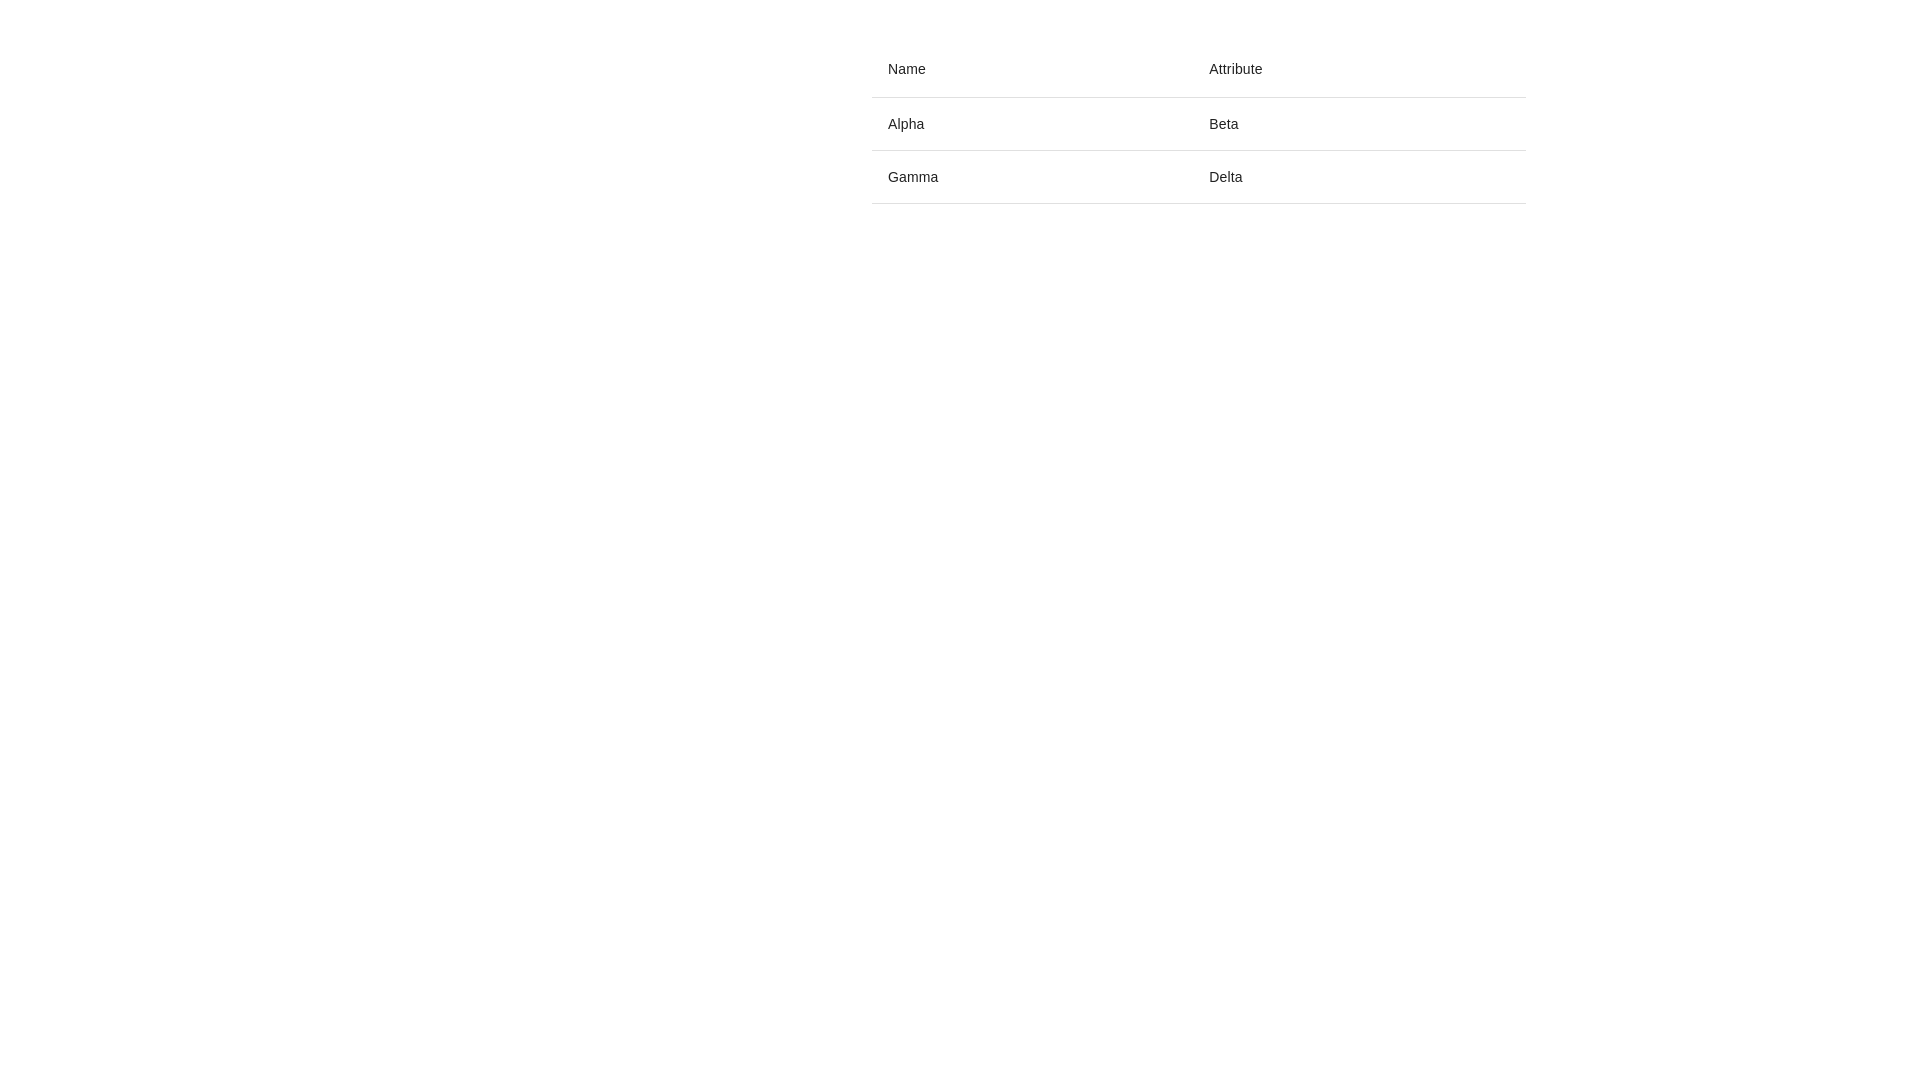 Image resolution: width=1920 pixels, height=1080 pixels. I want to click on the first table row containing the text cells 'Alpha' and 'Beta', so click(1199, 123).